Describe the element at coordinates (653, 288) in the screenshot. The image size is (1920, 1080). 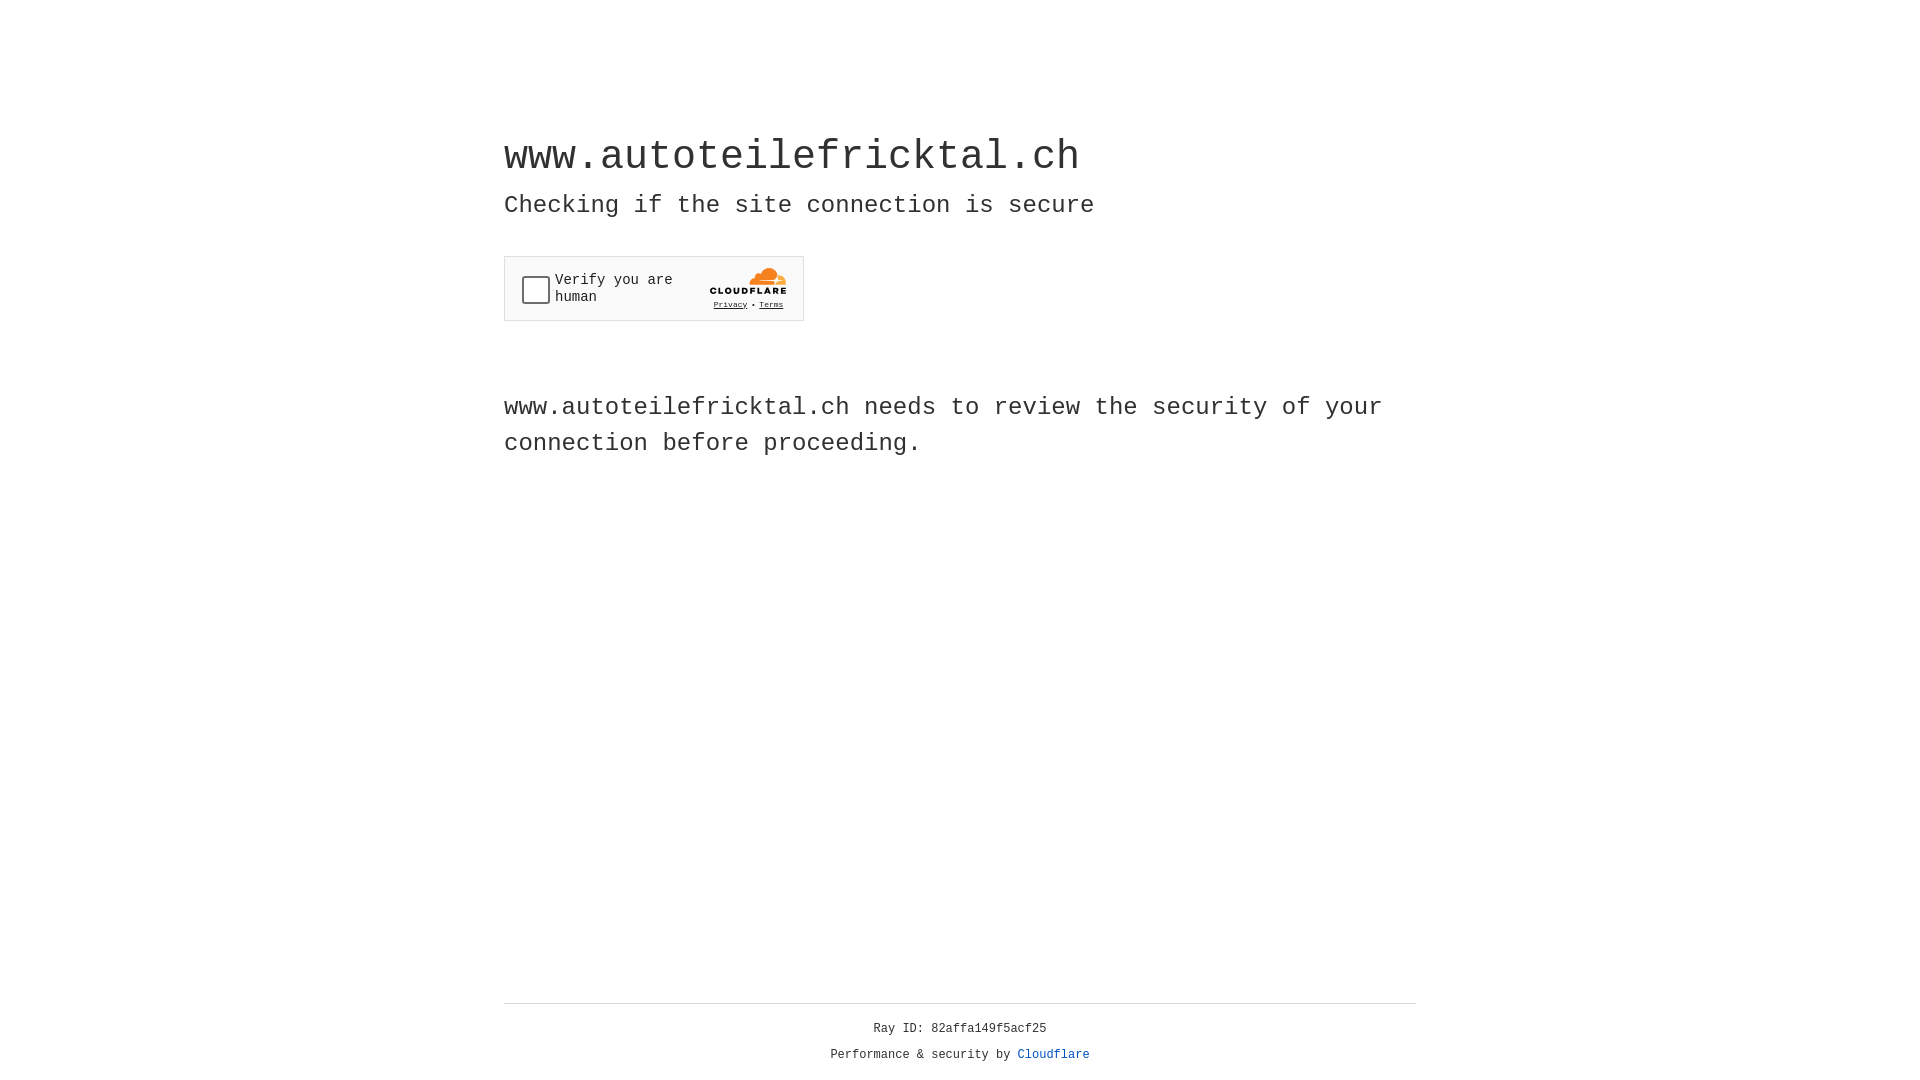
I see `'Widget containing a Cloudflare security challenge'` at that location.